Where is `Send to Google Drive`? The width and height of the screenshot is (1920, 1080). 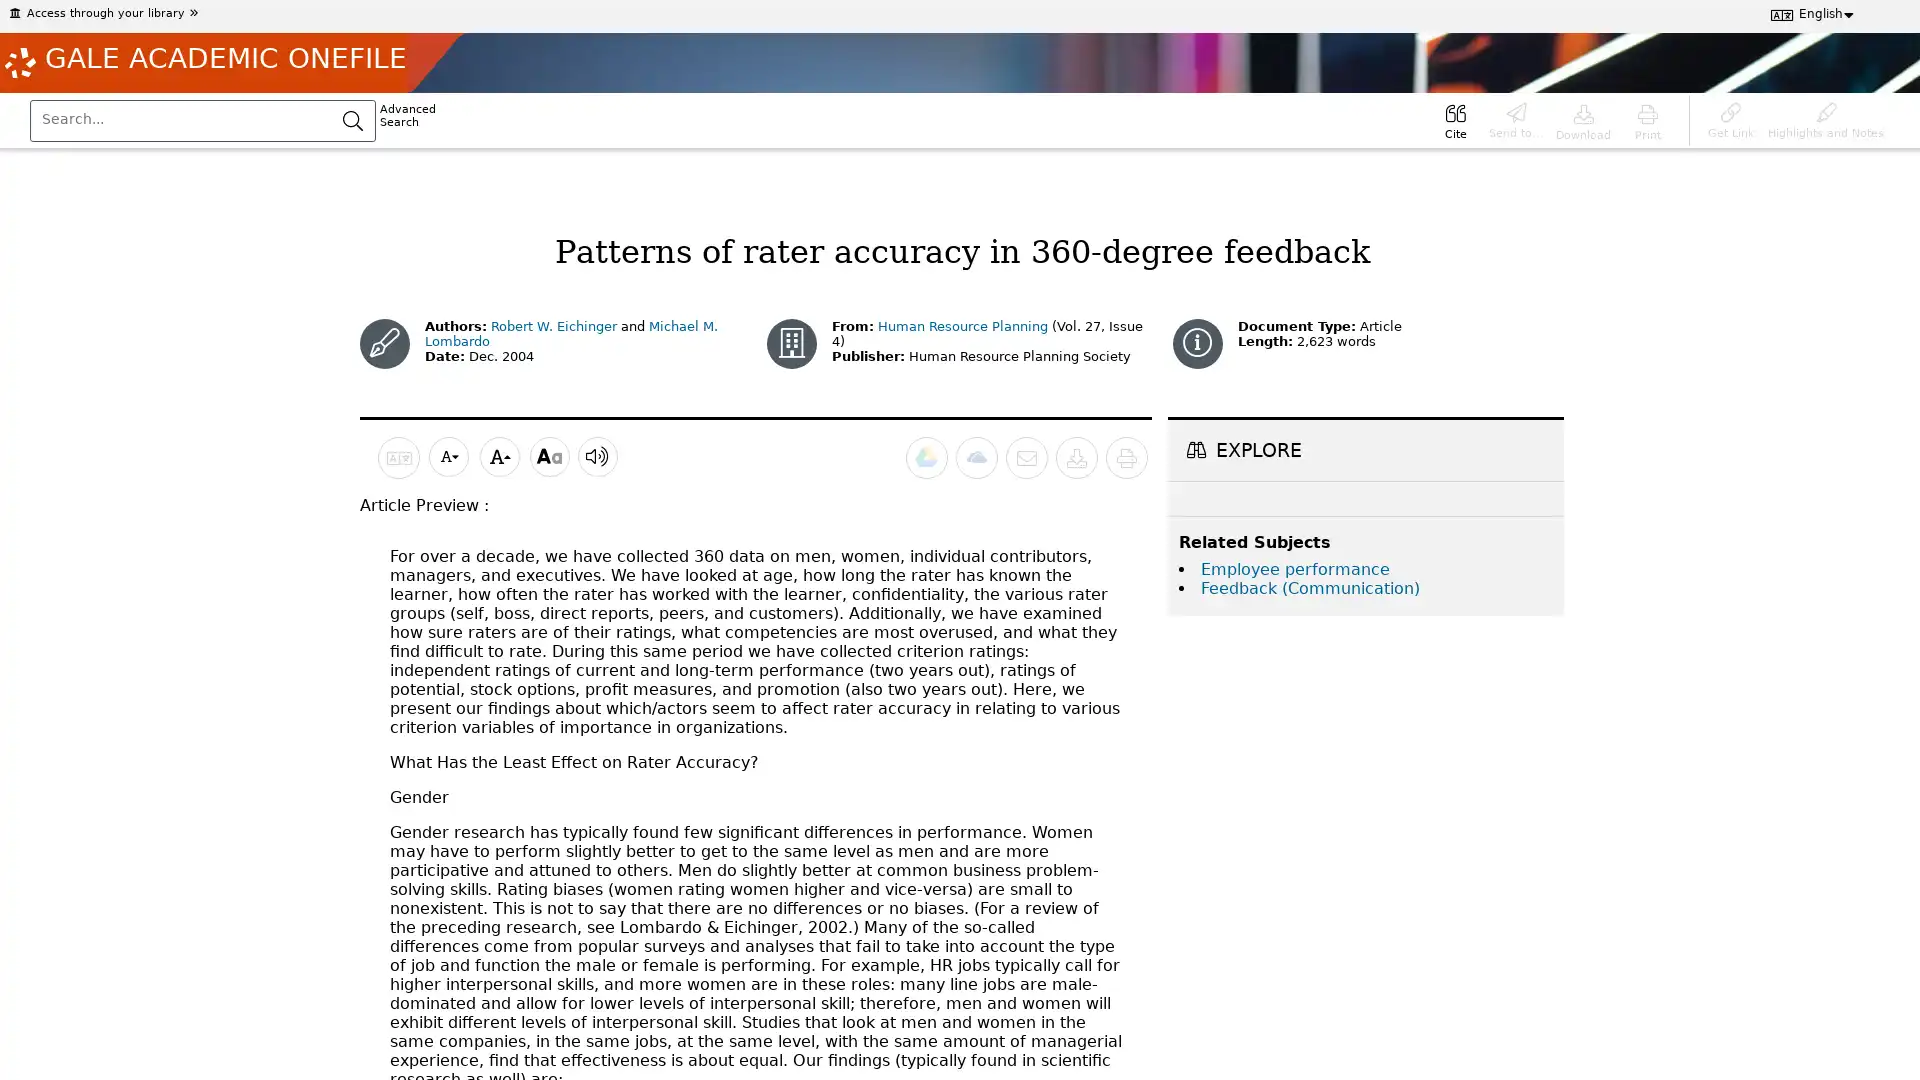 Send to Google Drive is located at coordinates (925, 458).